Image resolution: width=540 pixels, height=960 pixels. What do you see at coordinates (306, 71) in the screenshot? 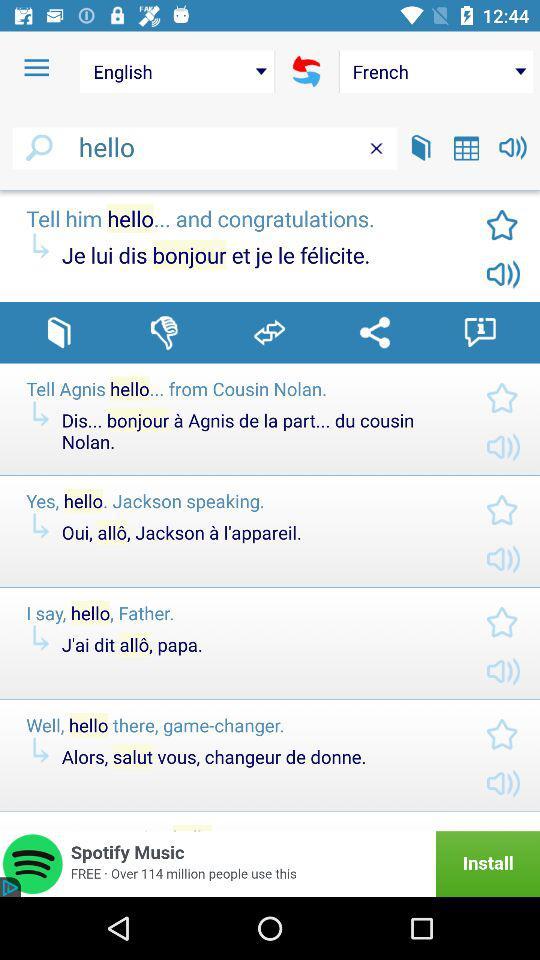
I see `translate` at bounding box center [306, 71].